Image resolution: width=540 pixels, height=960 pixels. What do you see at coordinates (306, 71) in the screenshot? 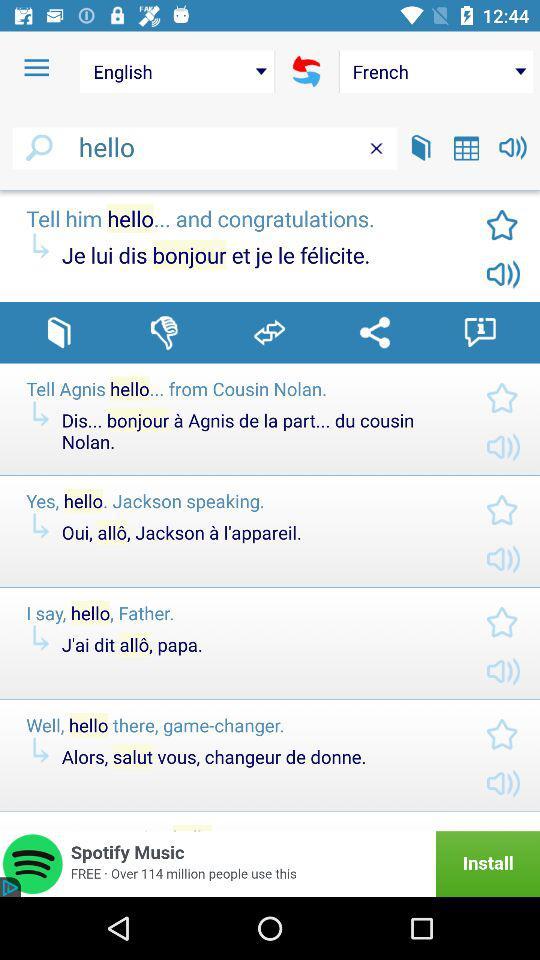
I see `translate` at bounding box center [306, 71].